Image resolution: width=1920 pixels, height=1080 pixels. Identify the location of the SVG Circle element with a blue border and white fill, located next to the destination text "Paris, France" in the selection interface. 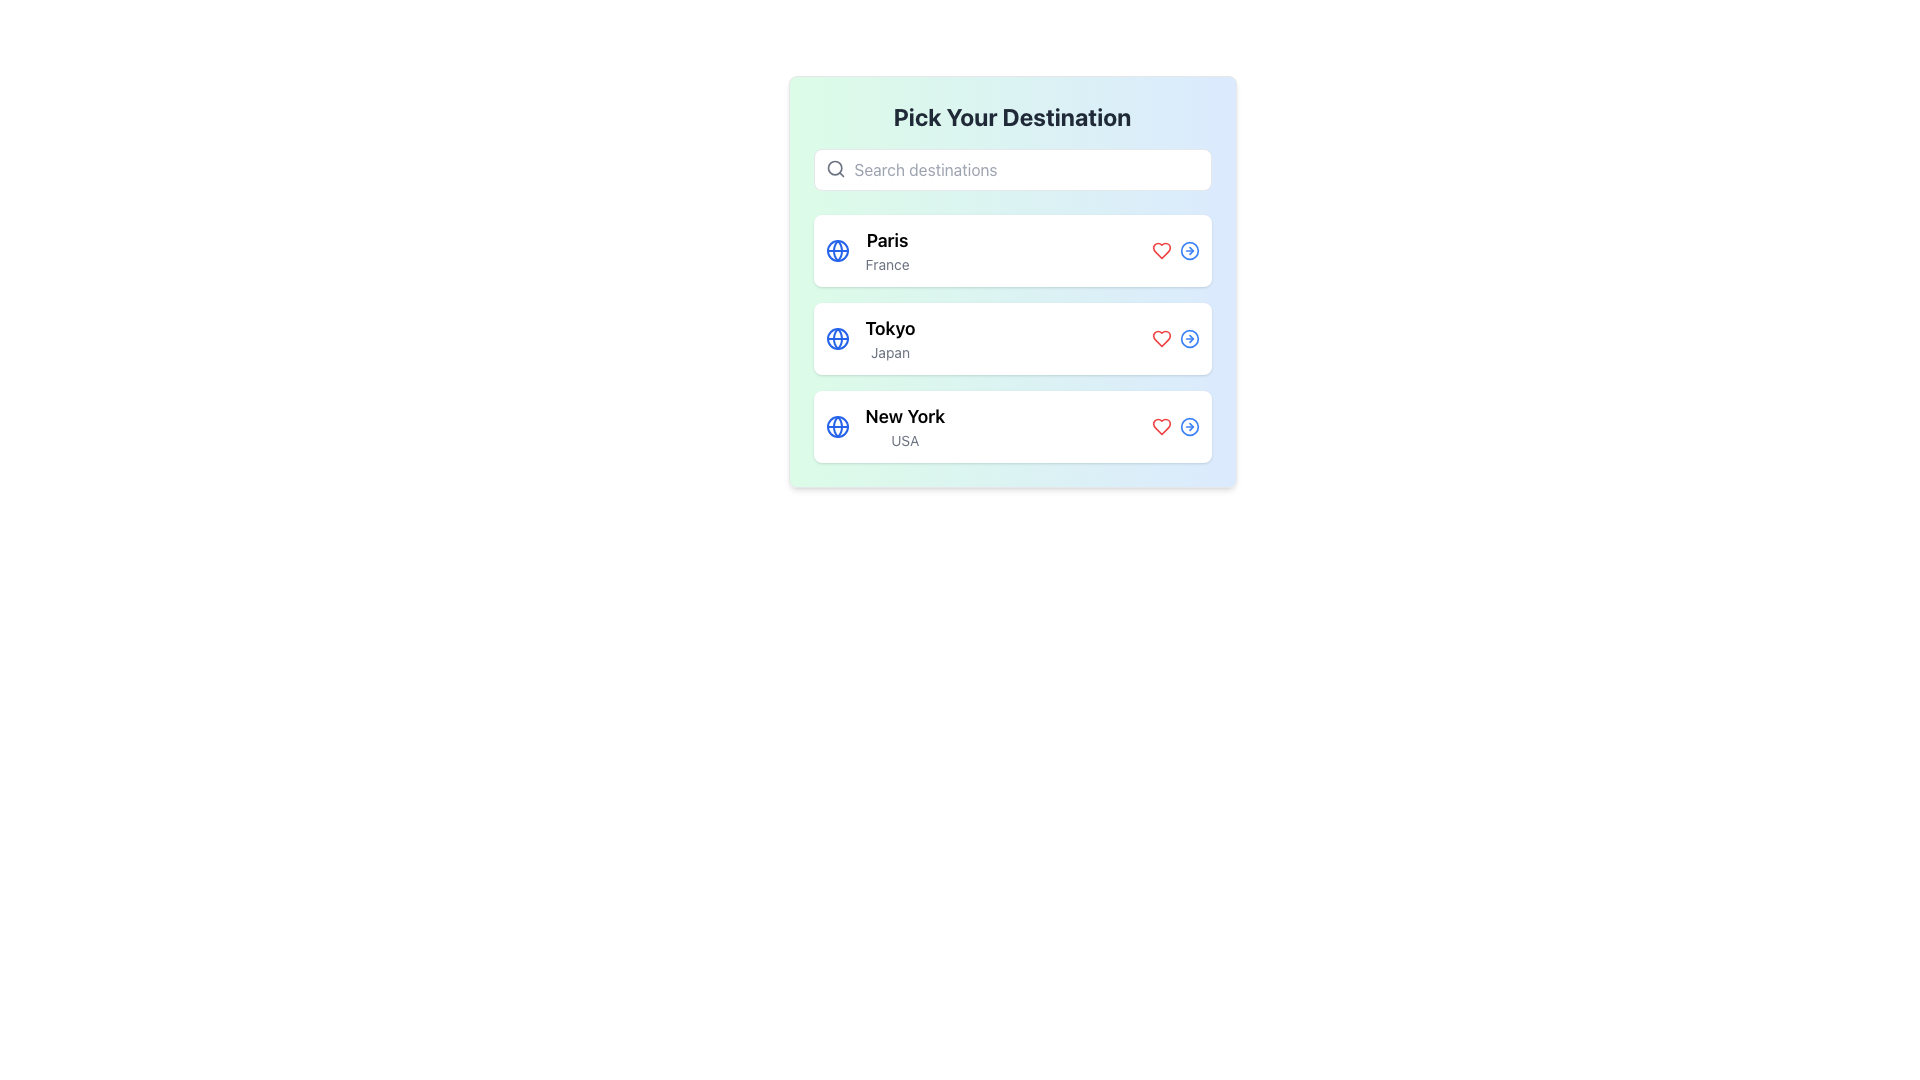
(1189, 249).